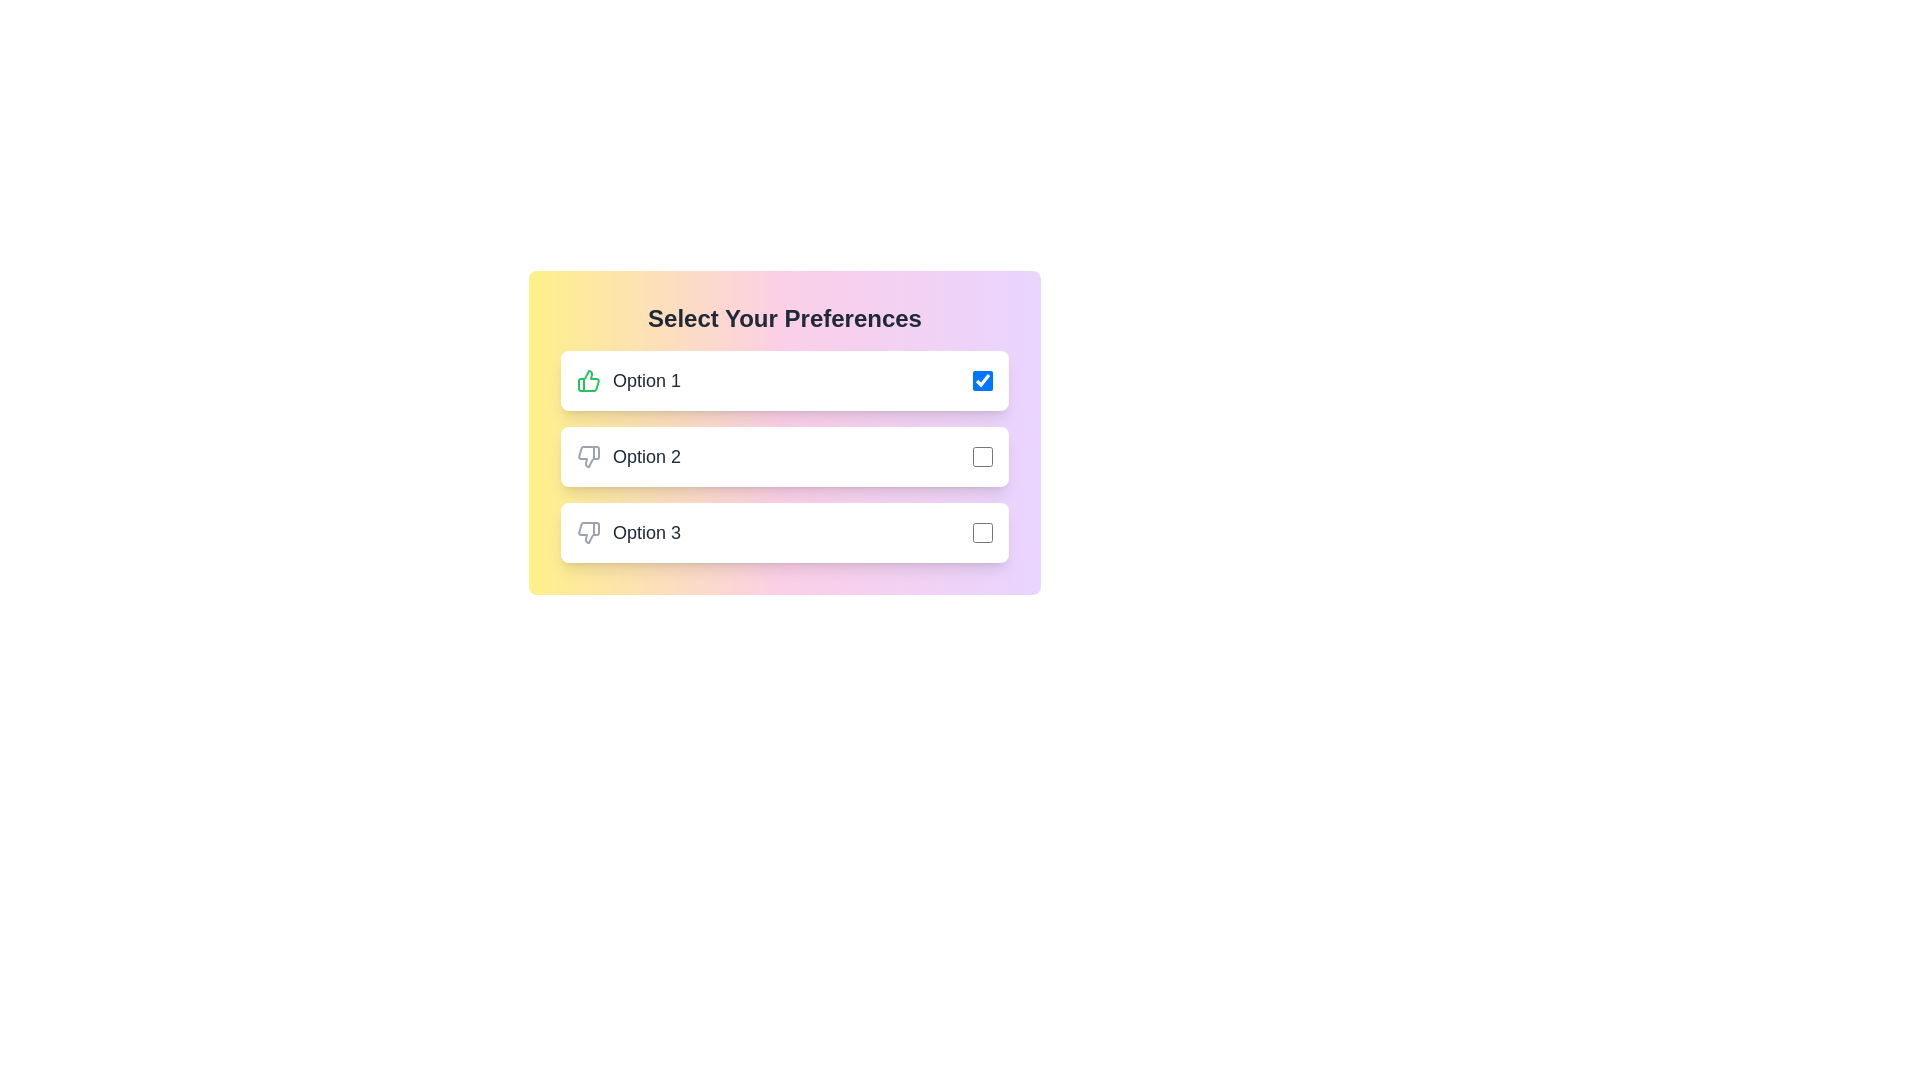  What do you see at coordinates (627, 456) in the screenshot?
I see `the second selectable option in the preference selection context, which is located below 'Option 1' and above 'Option 3'` at bounding box center [627, 456].